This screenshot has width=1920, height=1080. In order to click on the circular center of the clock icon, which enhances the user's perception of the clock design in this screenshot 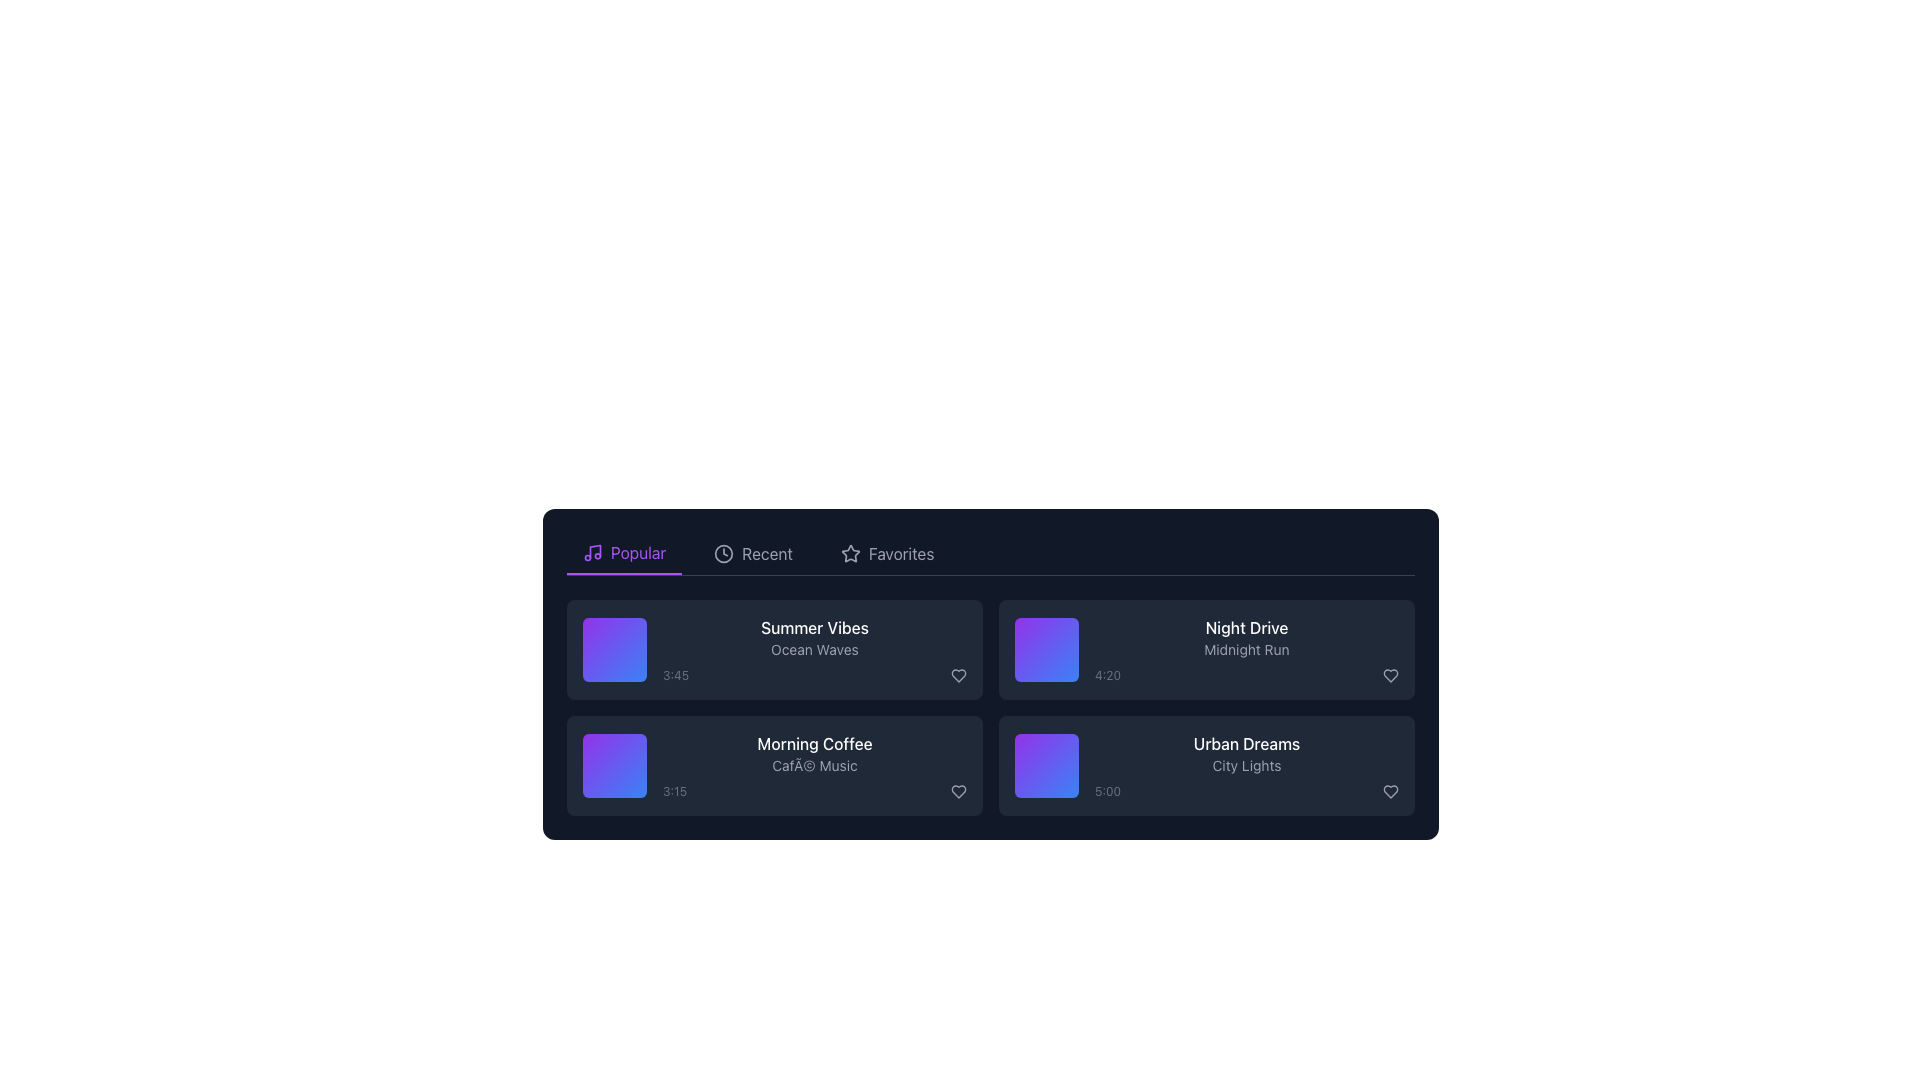, I will do `click(723, 554)`.